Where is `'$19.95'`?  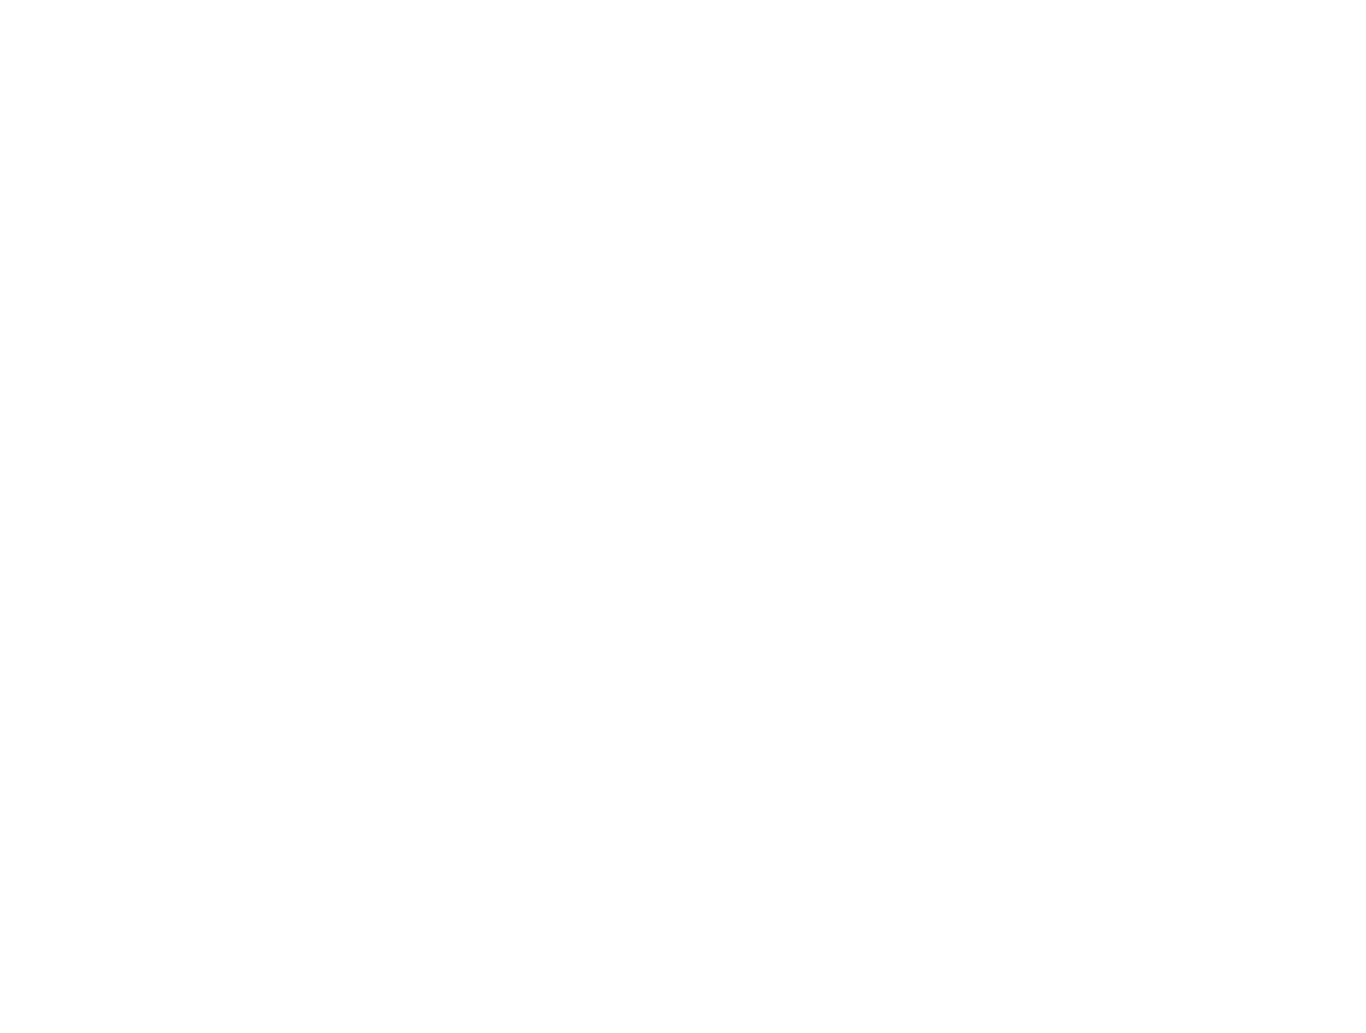
'$19.95' is located at coordinates (724, 169).